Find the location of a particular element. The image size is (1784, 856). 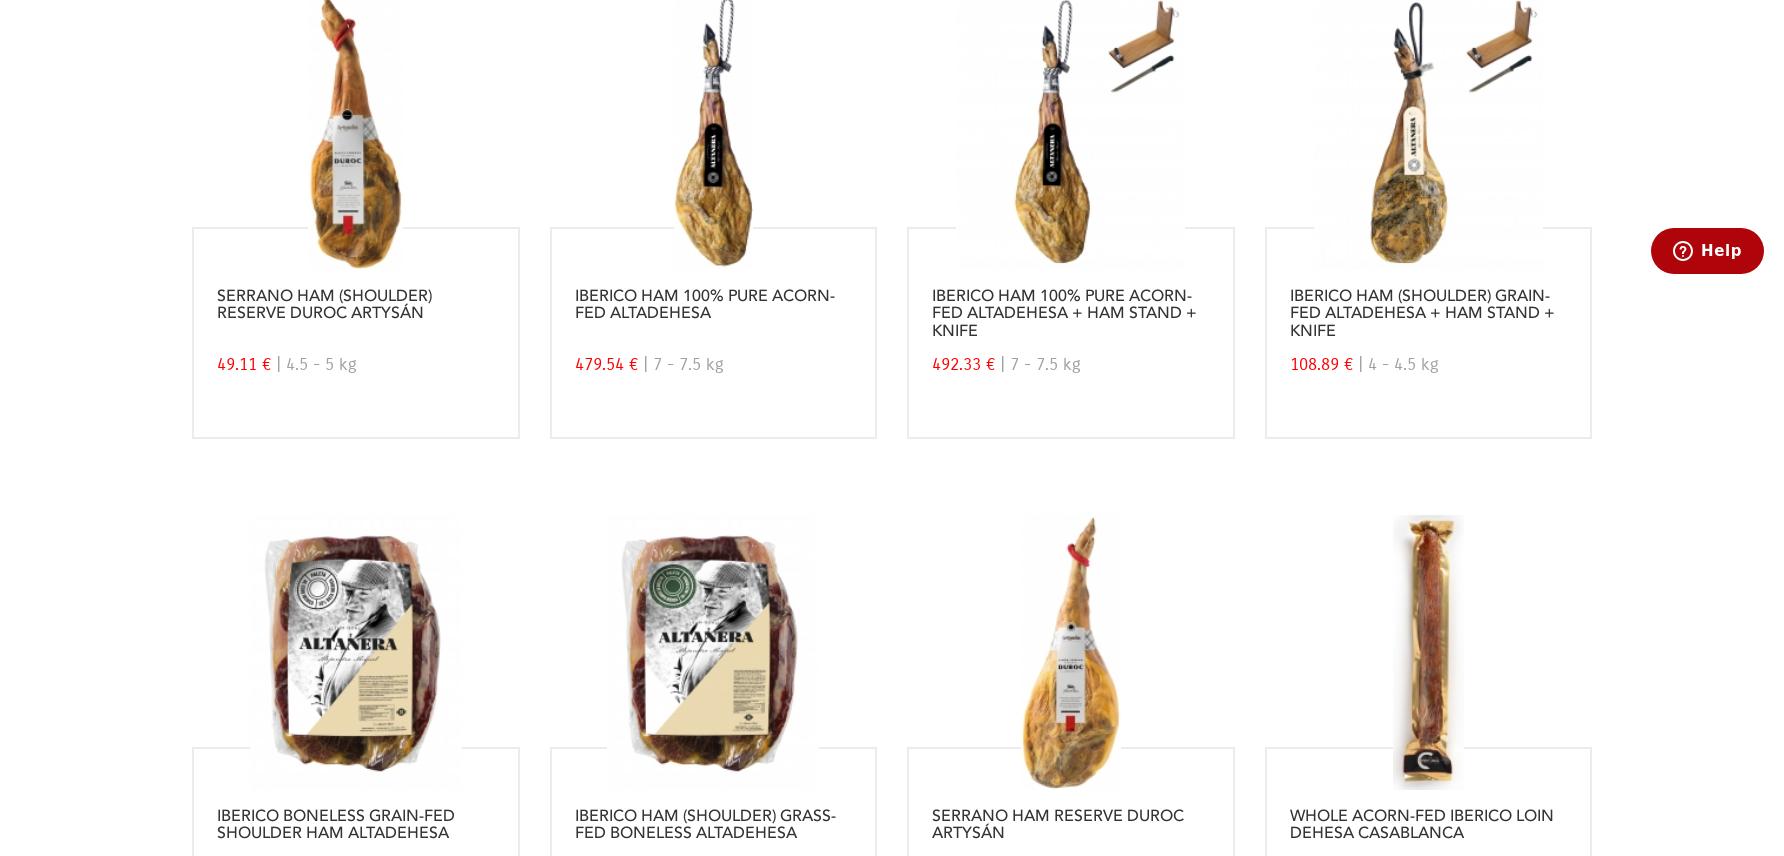

'Serrano ham (shoulder) reserve duroc Artysán' is located at coordinates (324, 304).